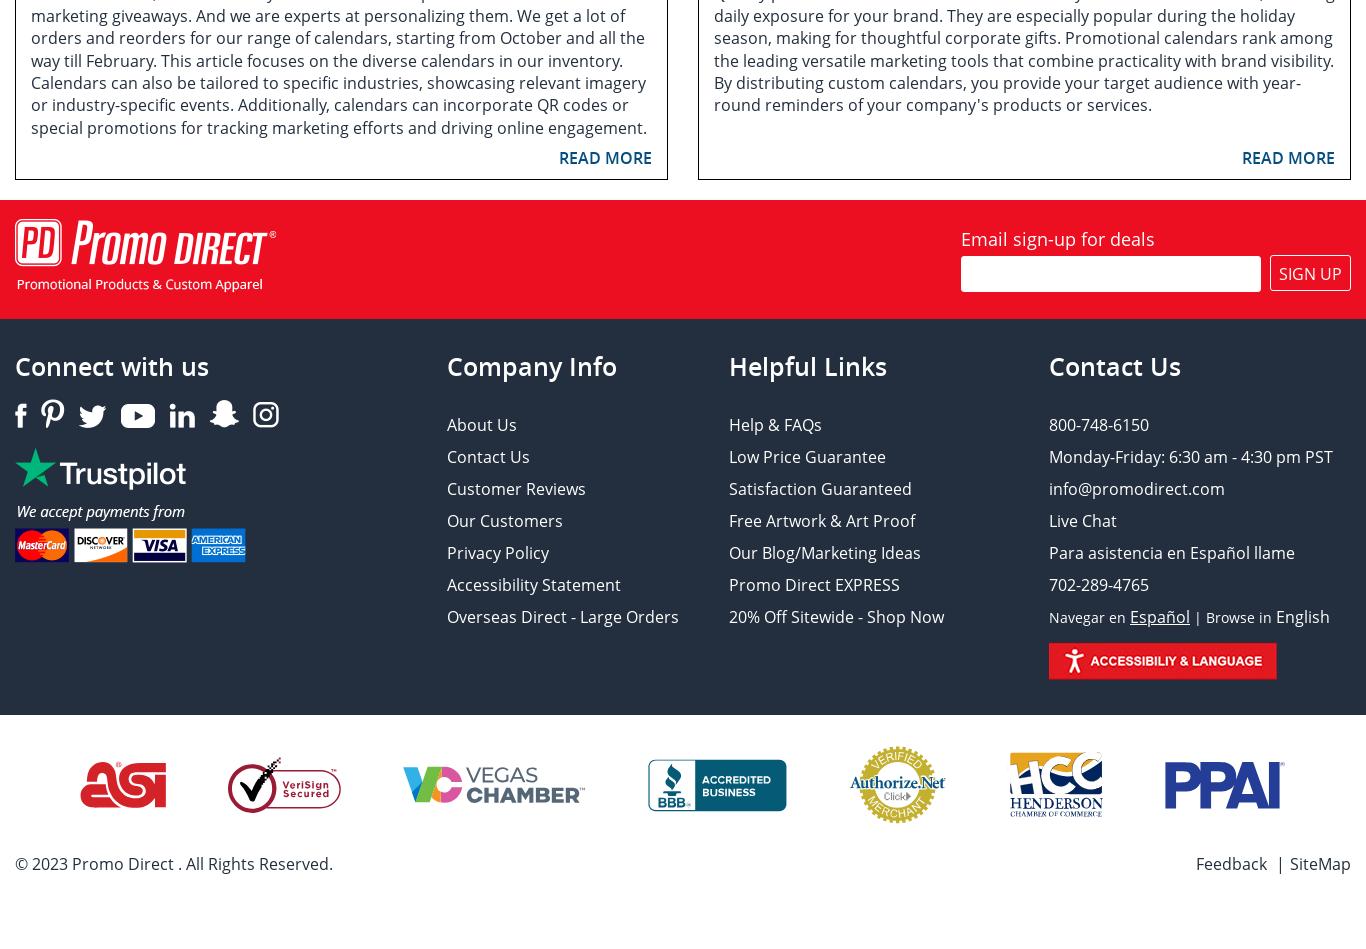  Describe the element at coordinates (835, 616) in the screenshot. I see `'20% Off Sitewide - Shop Now'` at that location.